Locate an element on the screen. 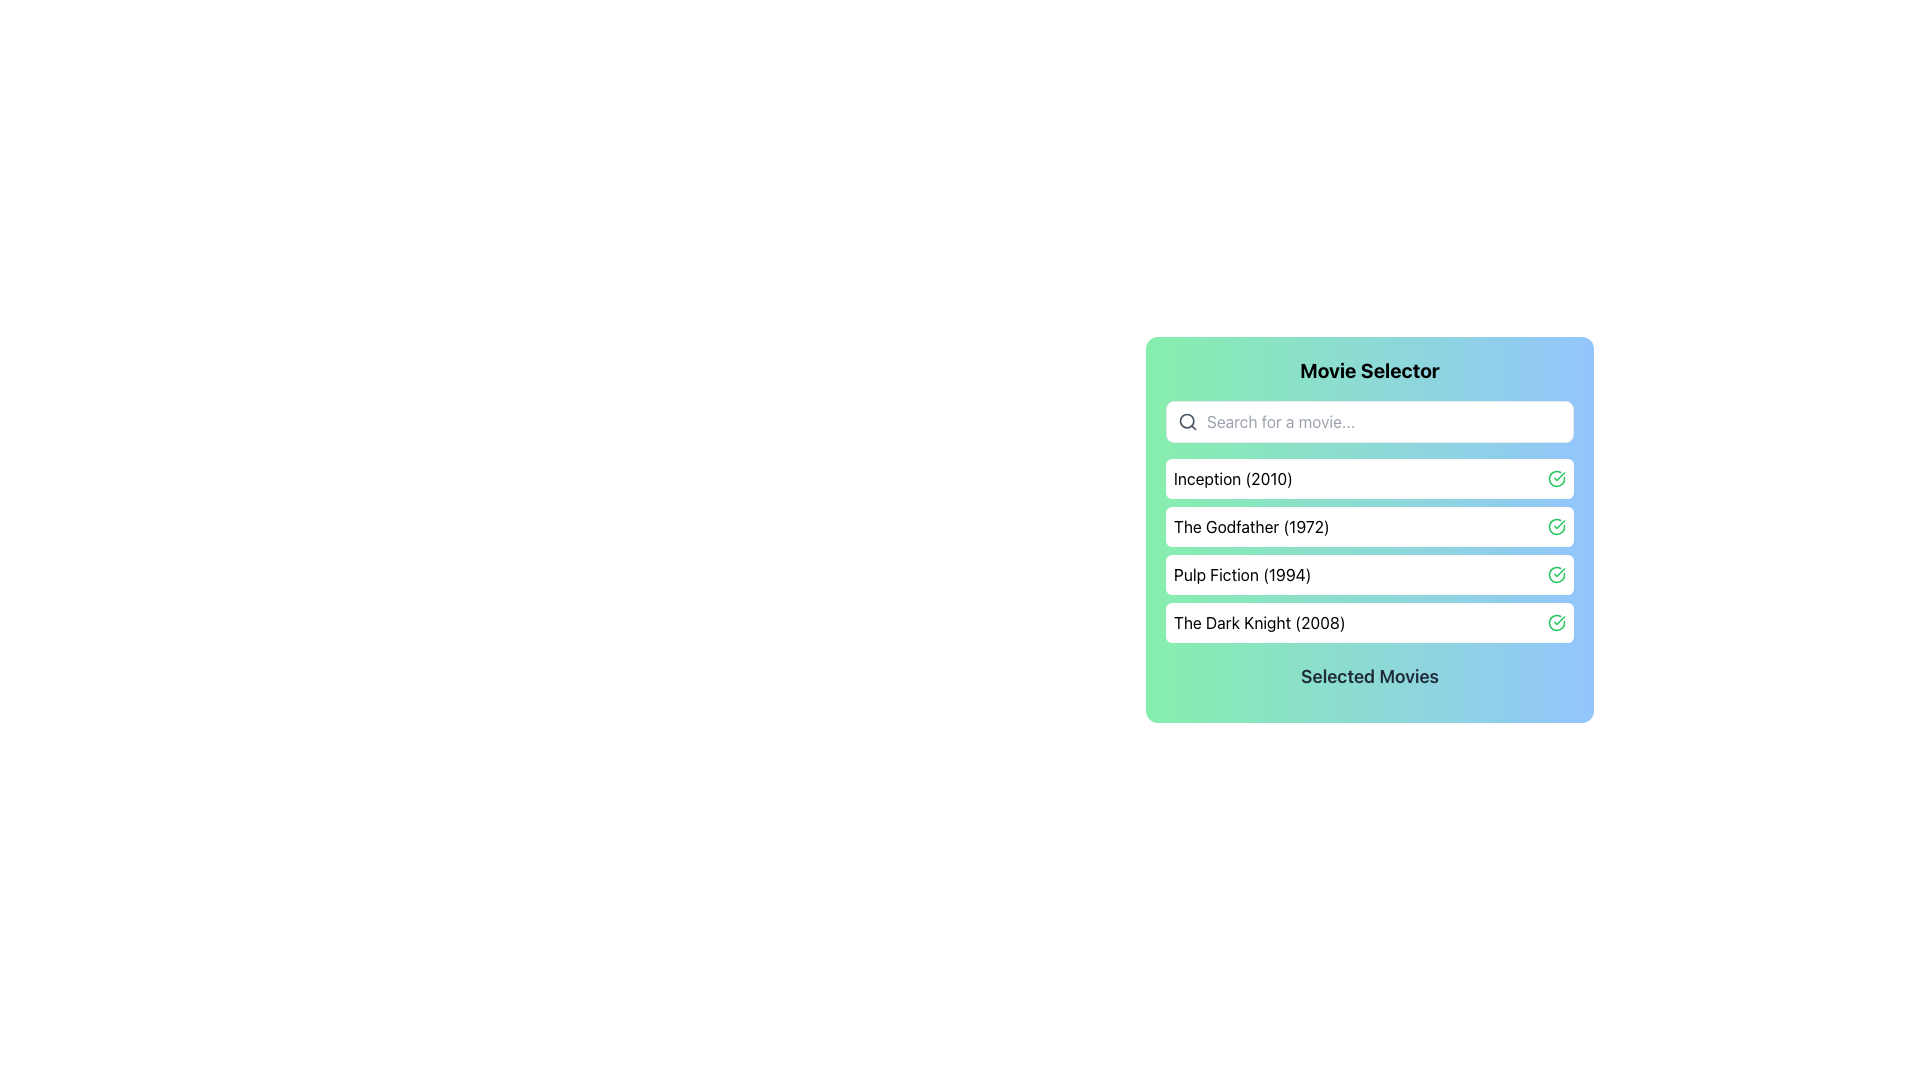 Image resolution: width=1920 pixels, height=1080 pixels. the text label reading 'The Godfather (1972)' which is the second movie in the vertically aligned list within the 'Movie Selector' panel is located at coordinates (1250, 526).